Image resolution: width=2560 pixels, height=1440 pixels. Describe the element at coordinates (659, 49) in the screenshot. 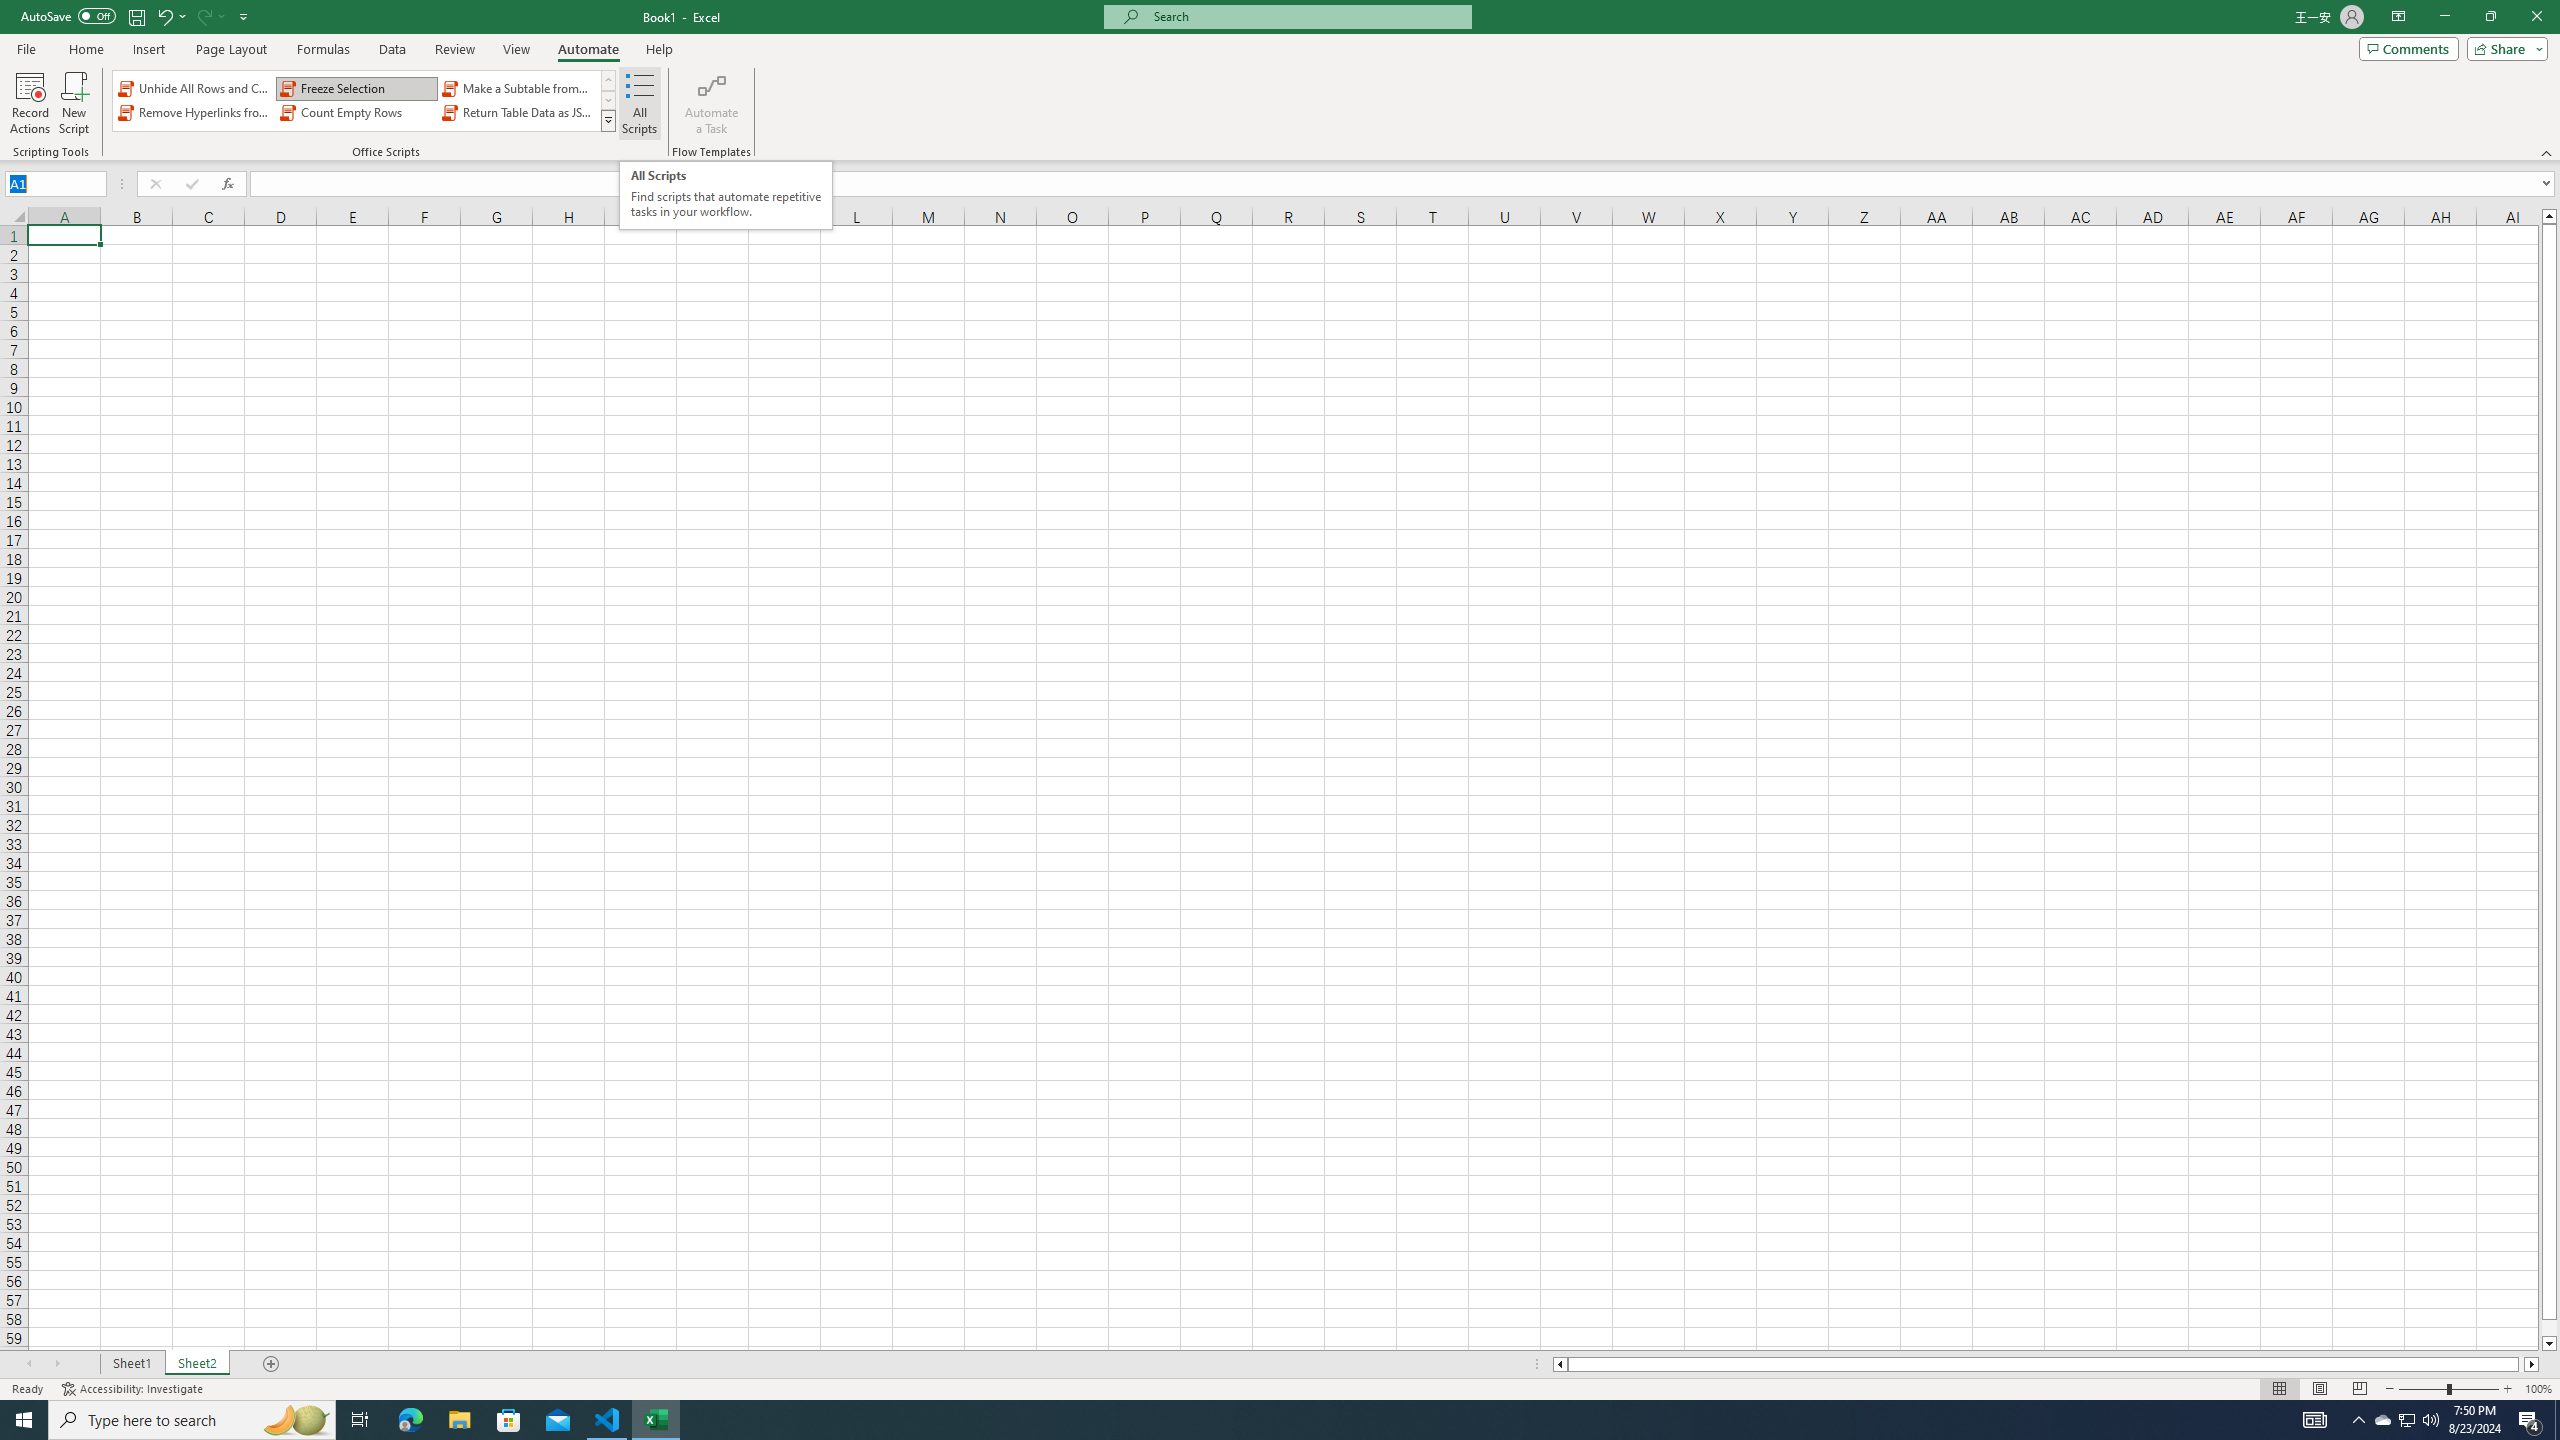

I see `'Help'` at that location.